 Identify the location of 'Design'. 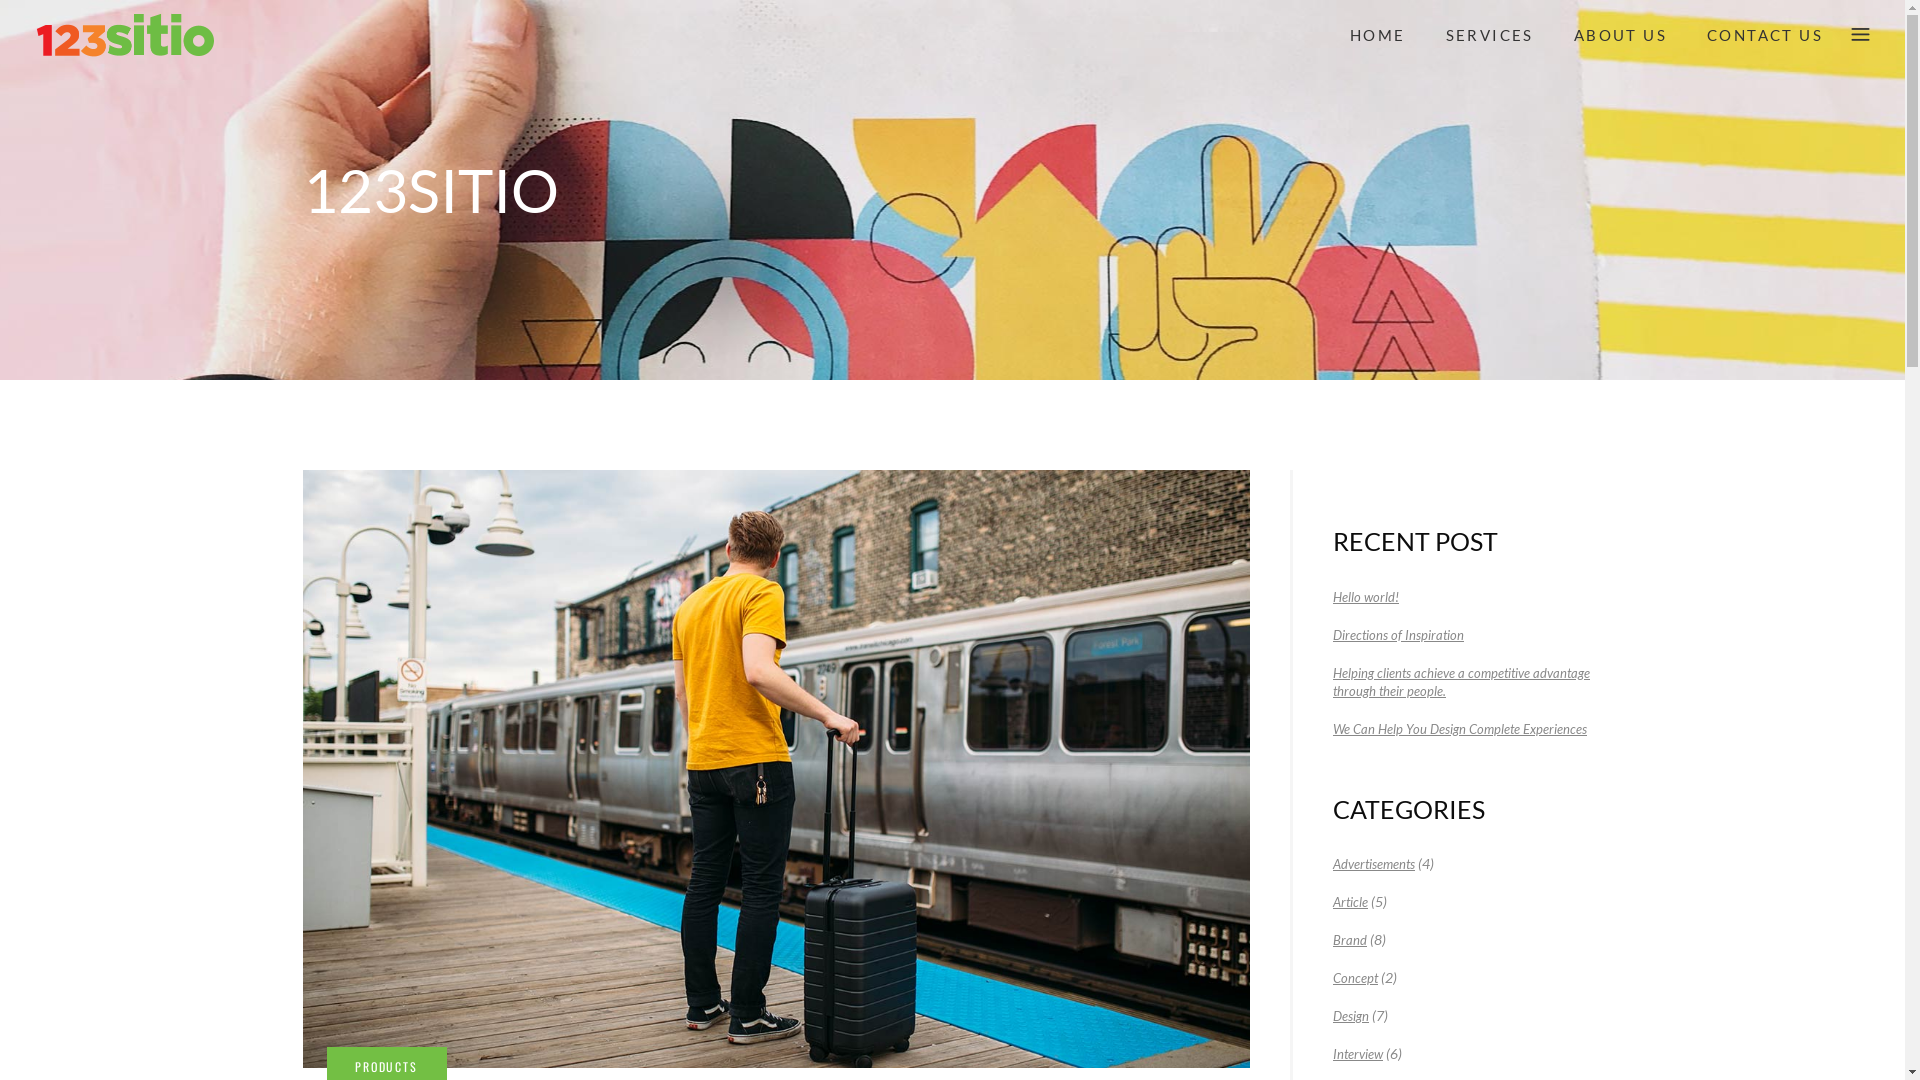
(1350, 1015).